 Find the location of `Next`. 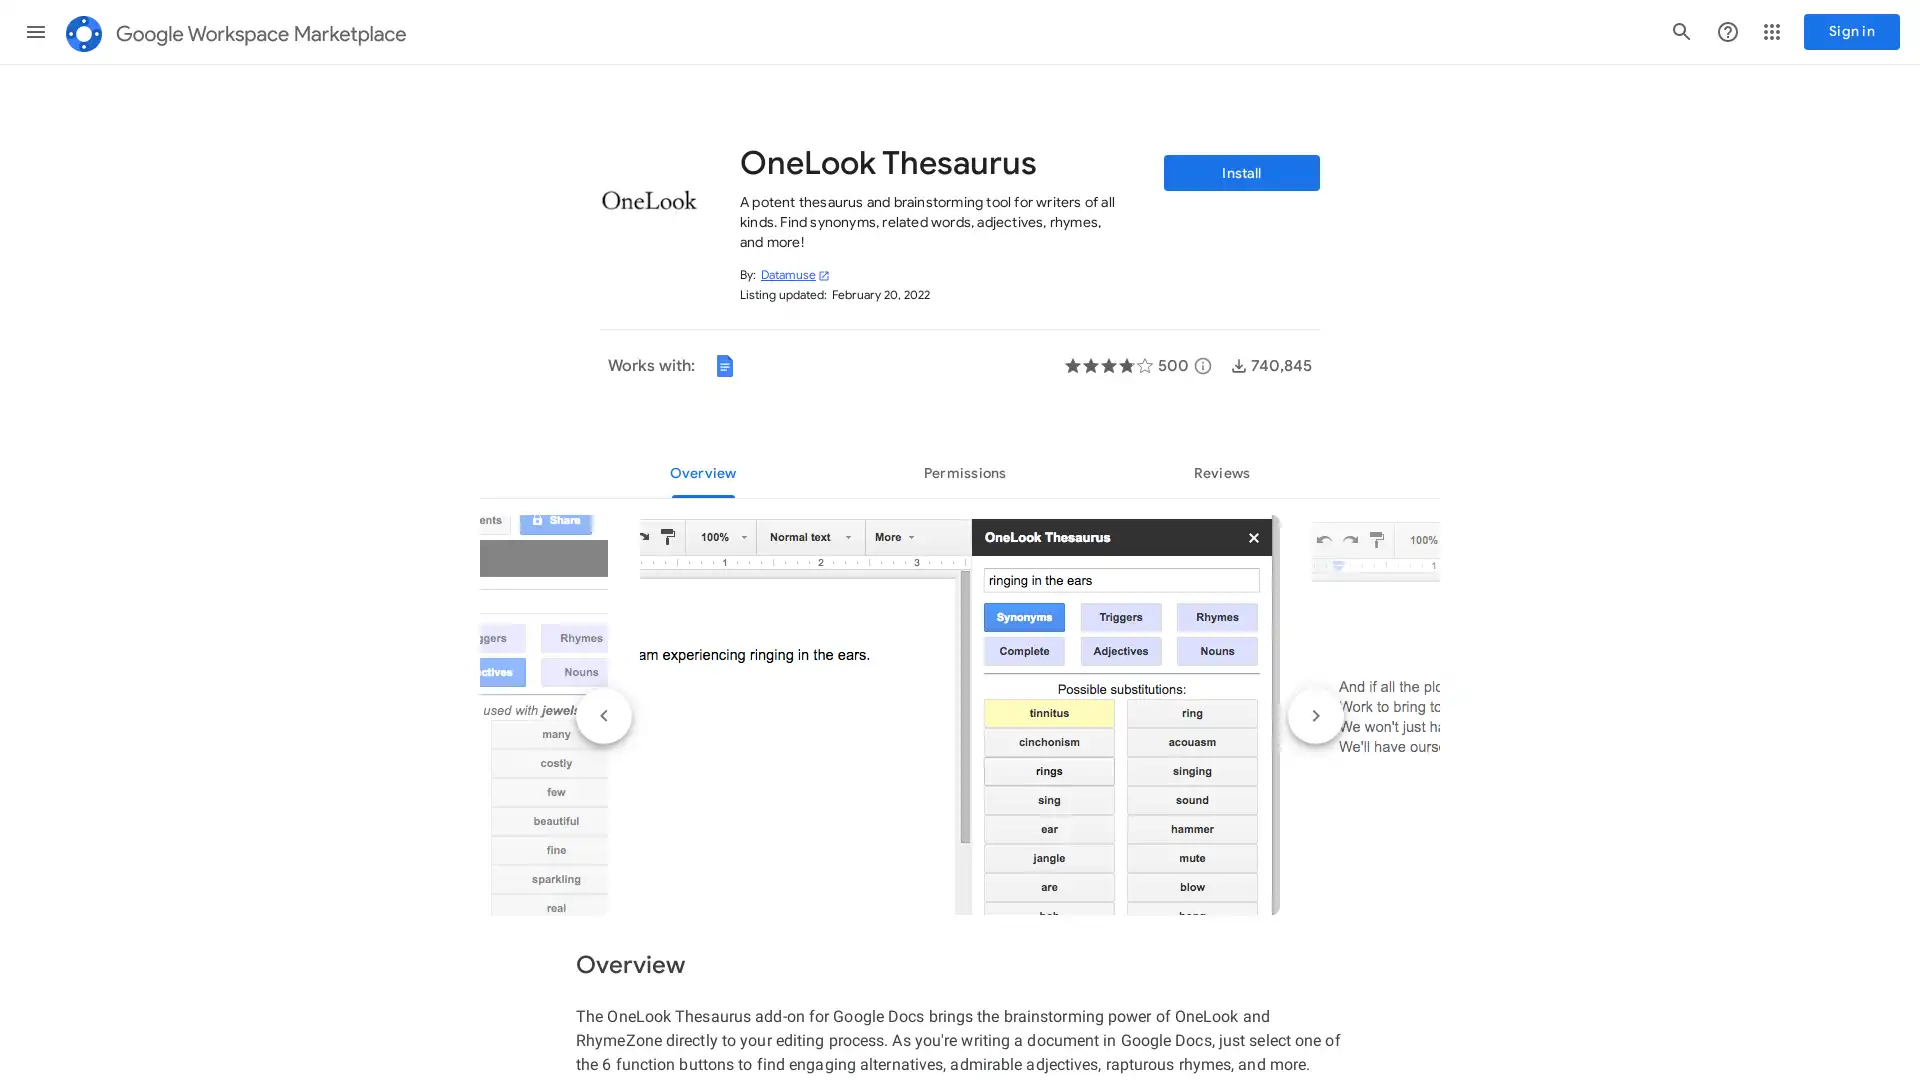

Next is located at coordinates (1455, 715).